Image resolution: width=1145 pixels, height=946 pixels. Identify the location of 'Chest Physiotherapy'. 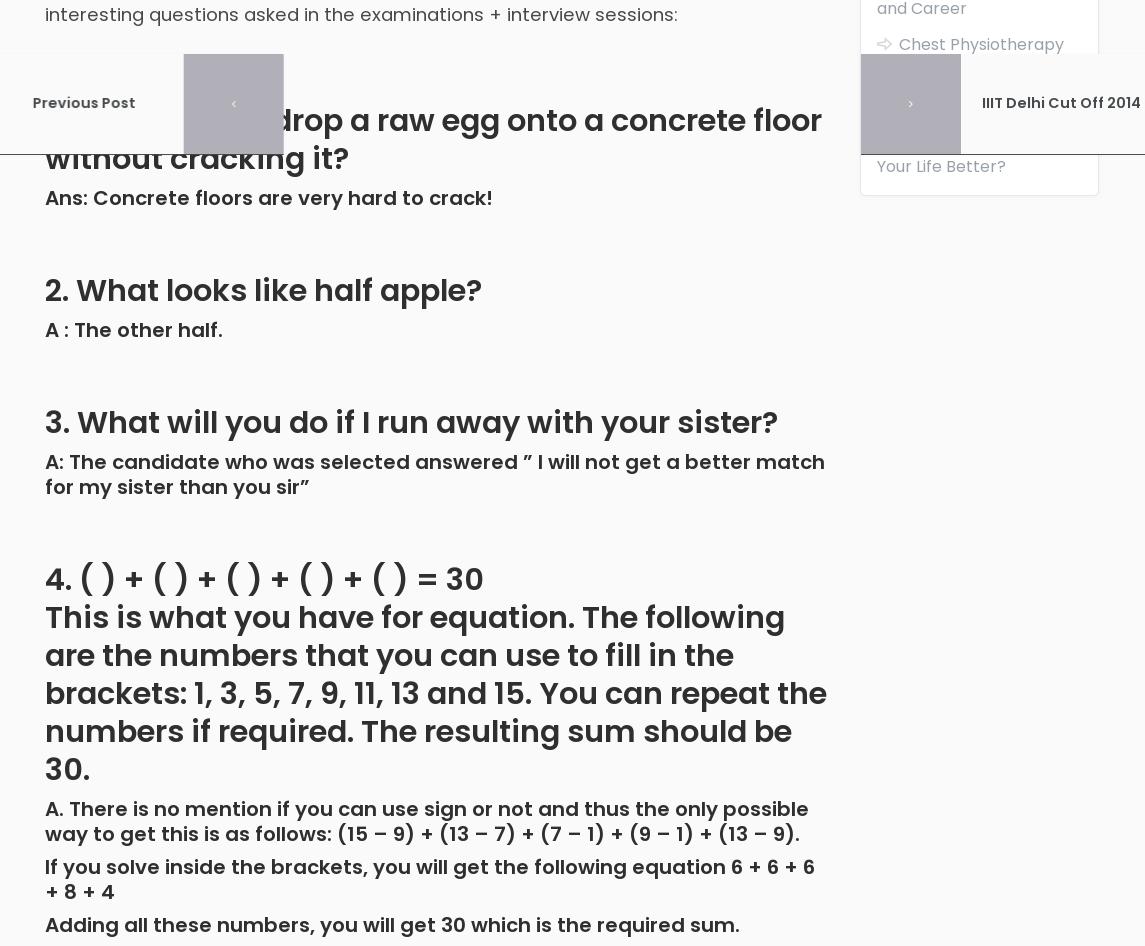
(898, 43).